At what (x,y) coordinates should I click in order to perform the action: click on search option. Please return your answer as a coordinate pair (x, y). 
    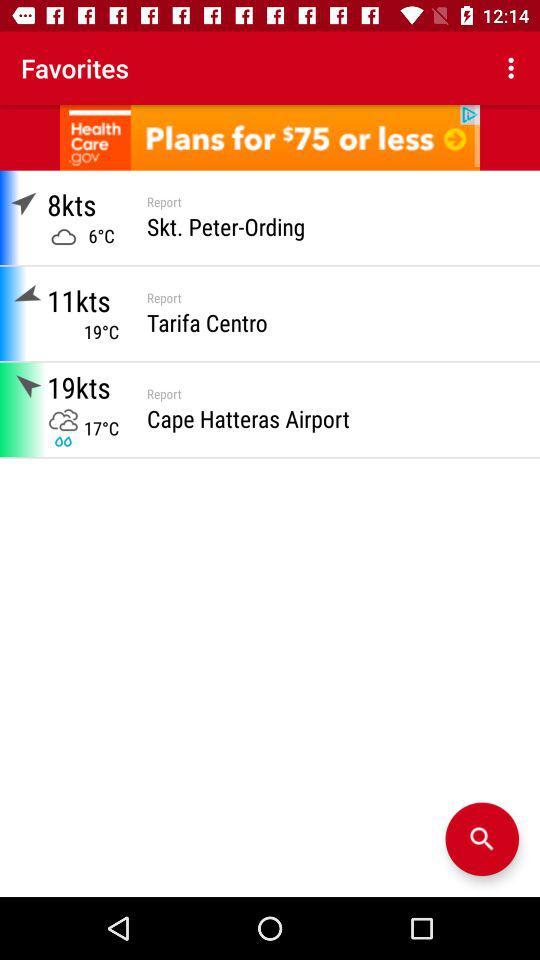
    Looking at the image, I should click on (481, 839).